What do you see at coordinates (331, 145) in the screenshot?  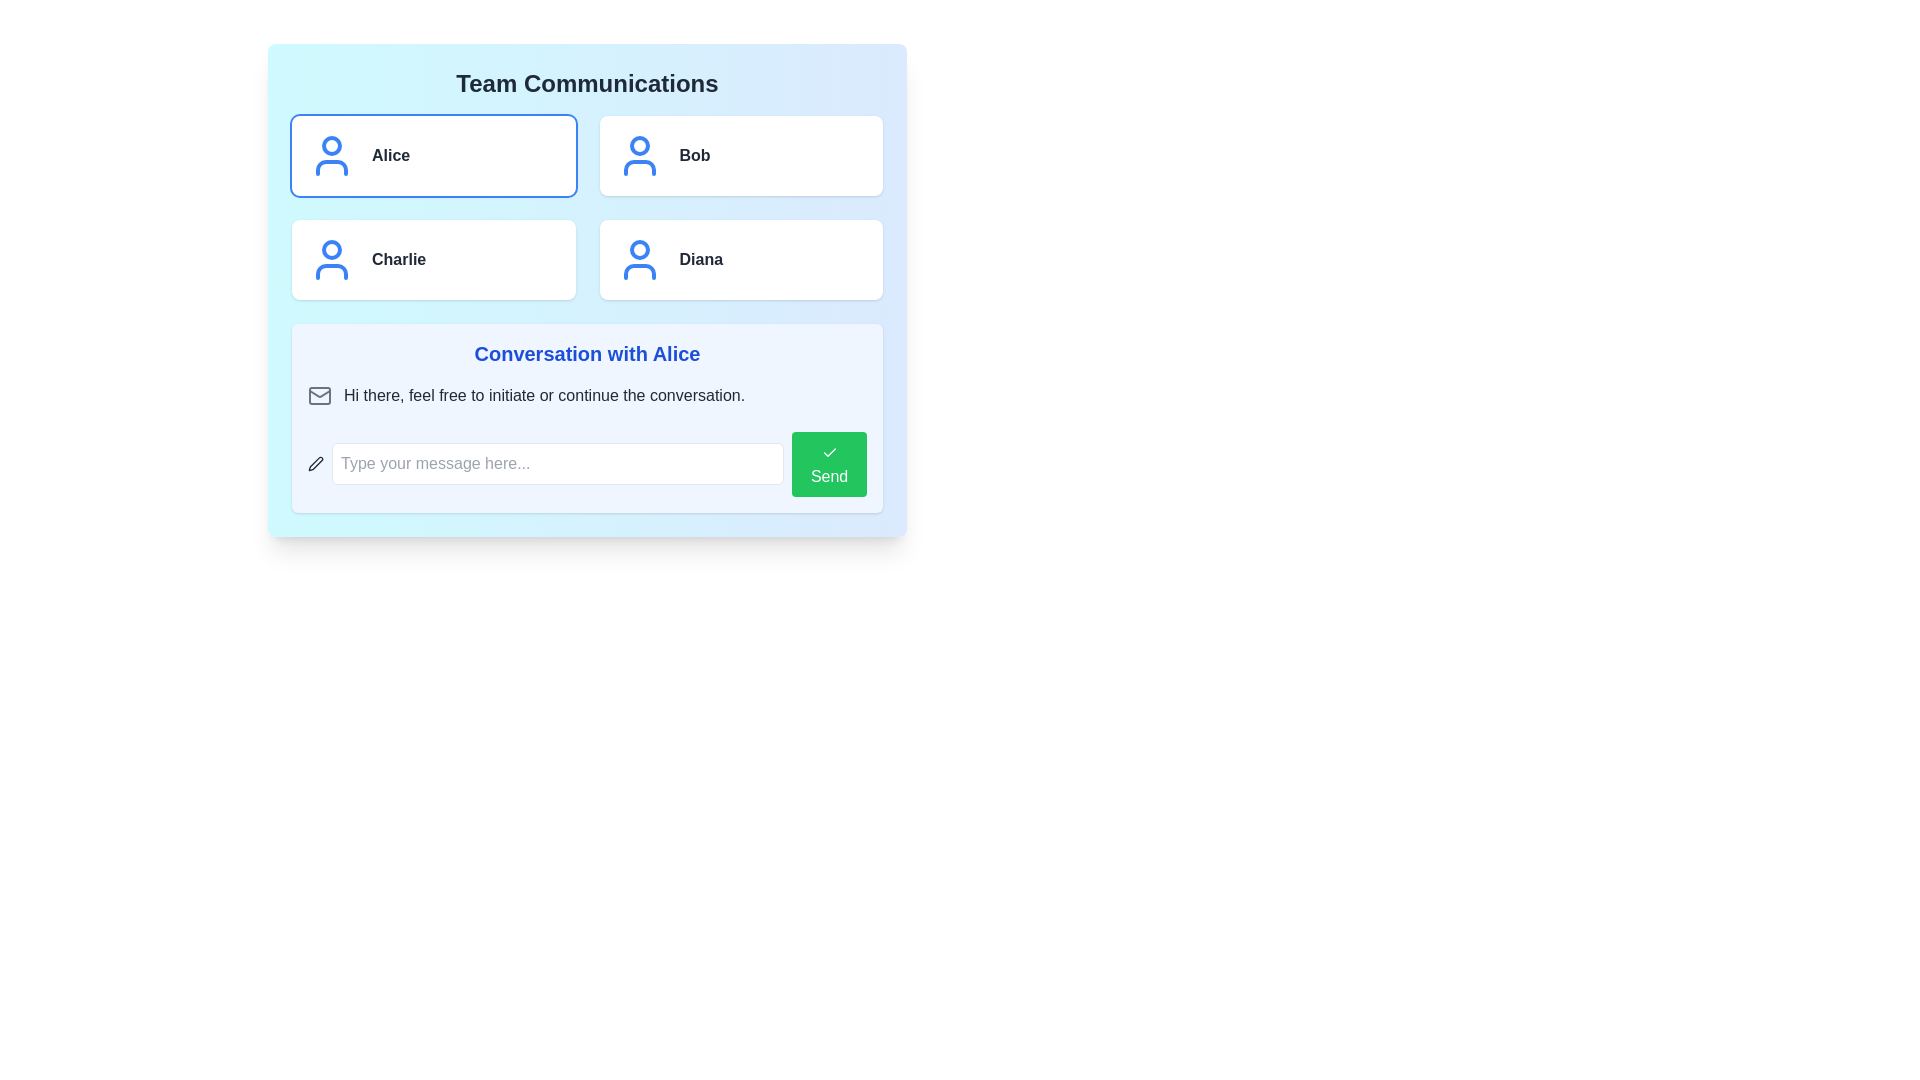 I see `the decorative indicator, which is a circular component nested within the user icon at the top left of the interface` at bounding box center [331, 145].